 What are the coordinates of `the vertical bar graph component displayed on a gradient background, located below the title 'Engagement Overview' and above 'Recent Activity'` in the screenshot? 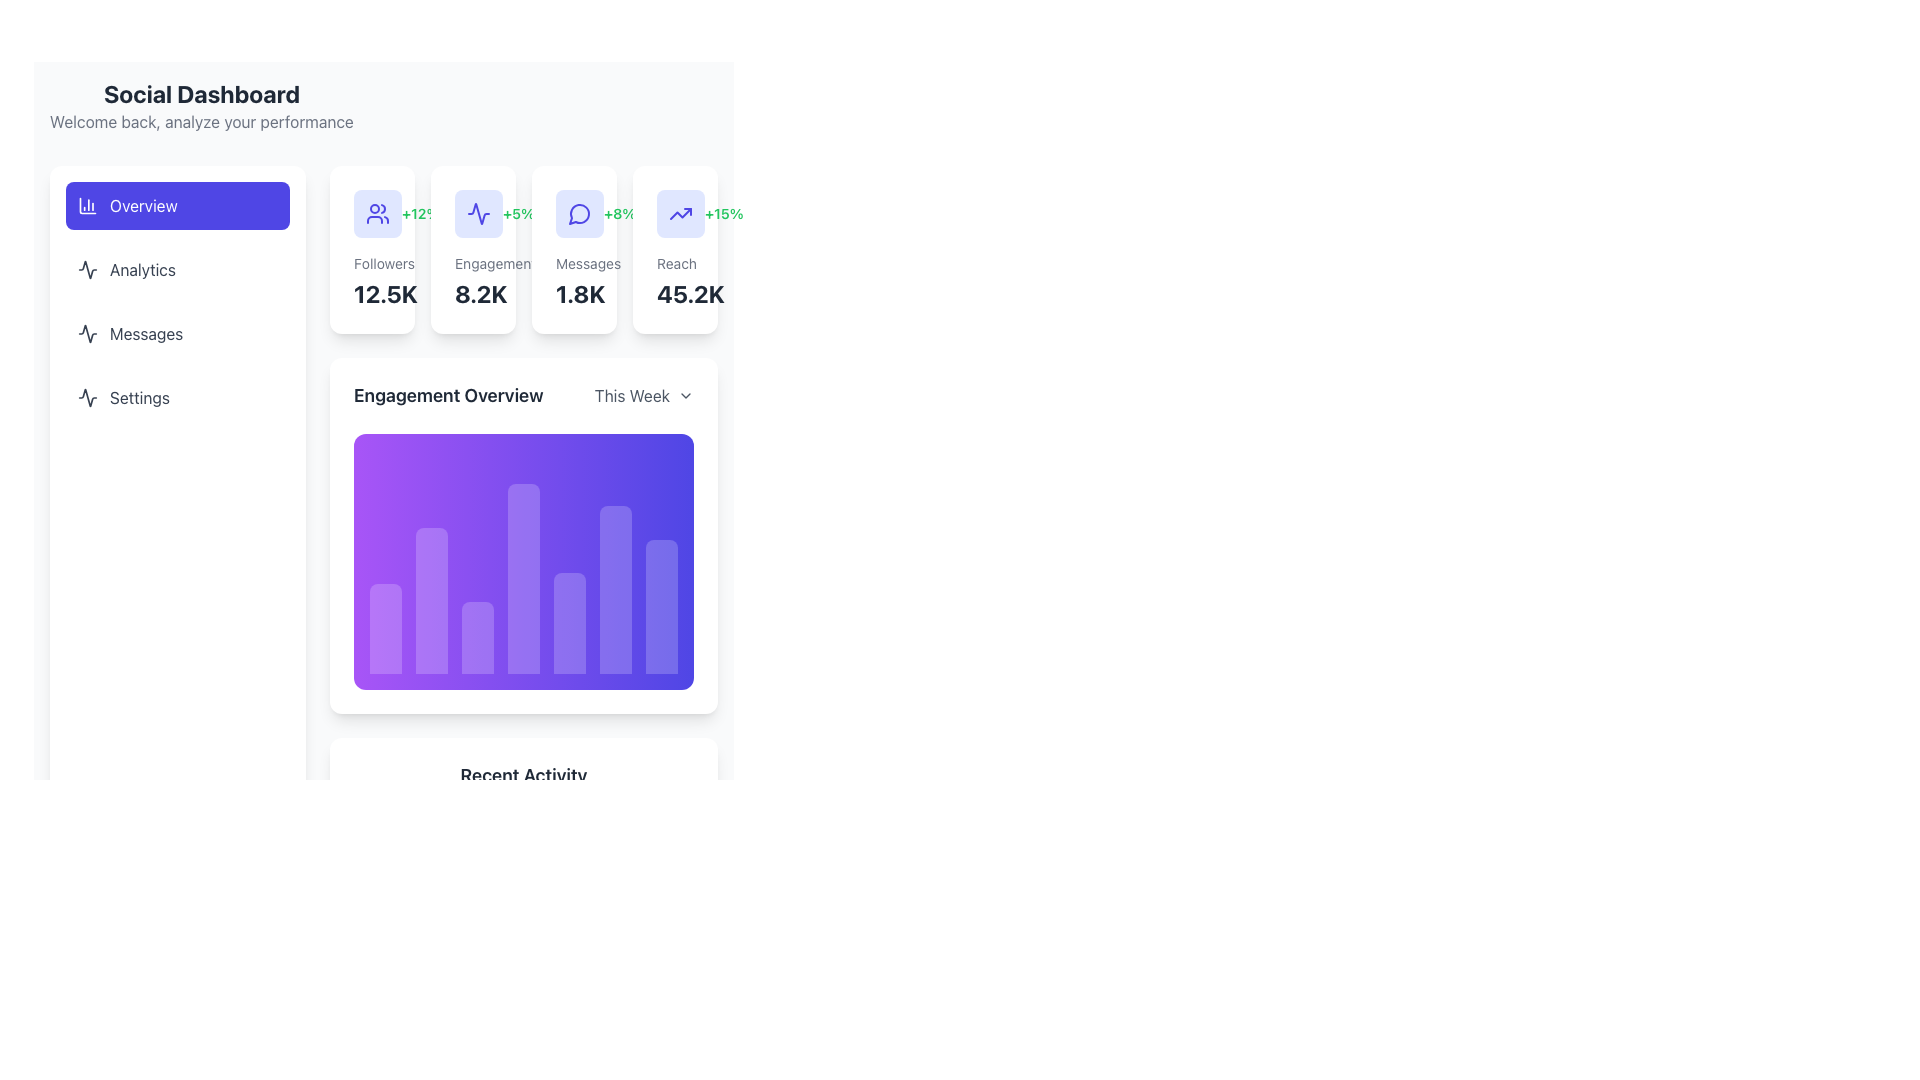 It's located at (523, 535).